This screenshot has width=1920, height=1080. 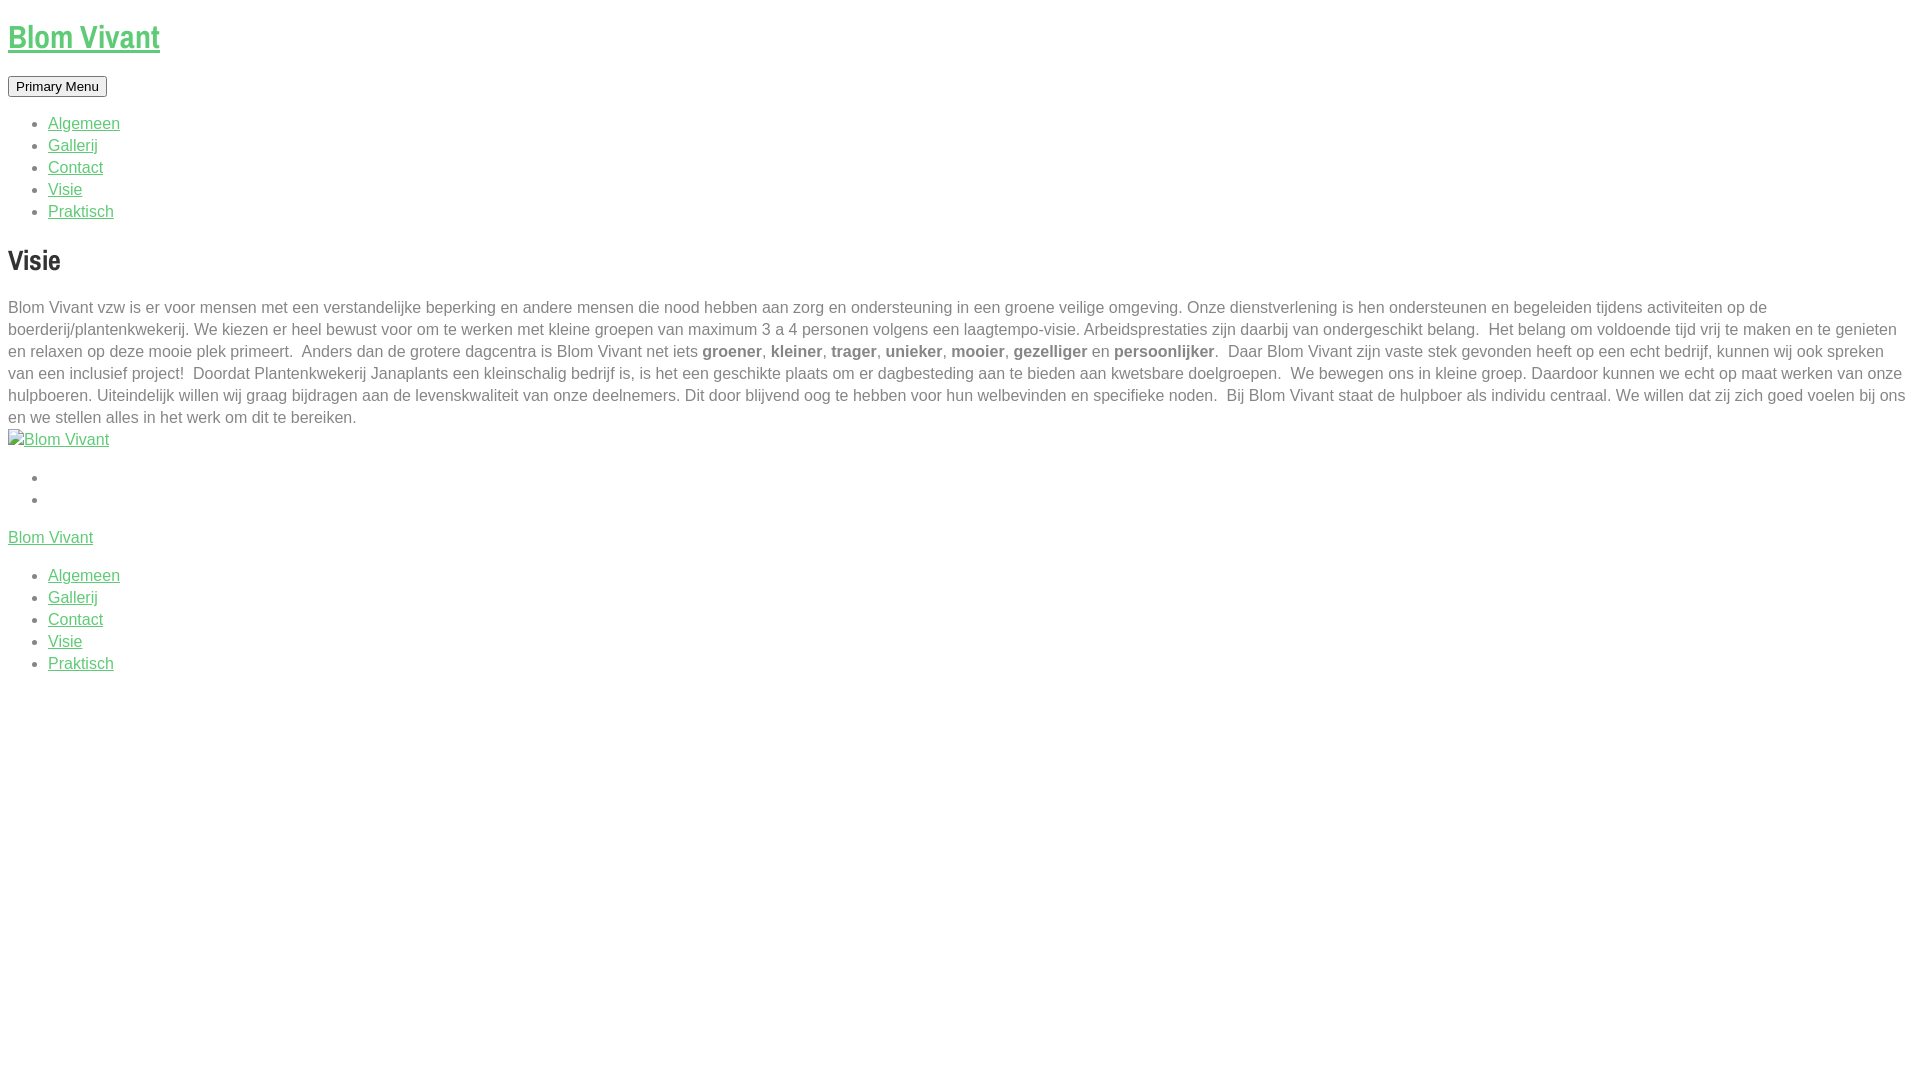 I want to click on 'Blom Vivant', so click(x=82, y=36).